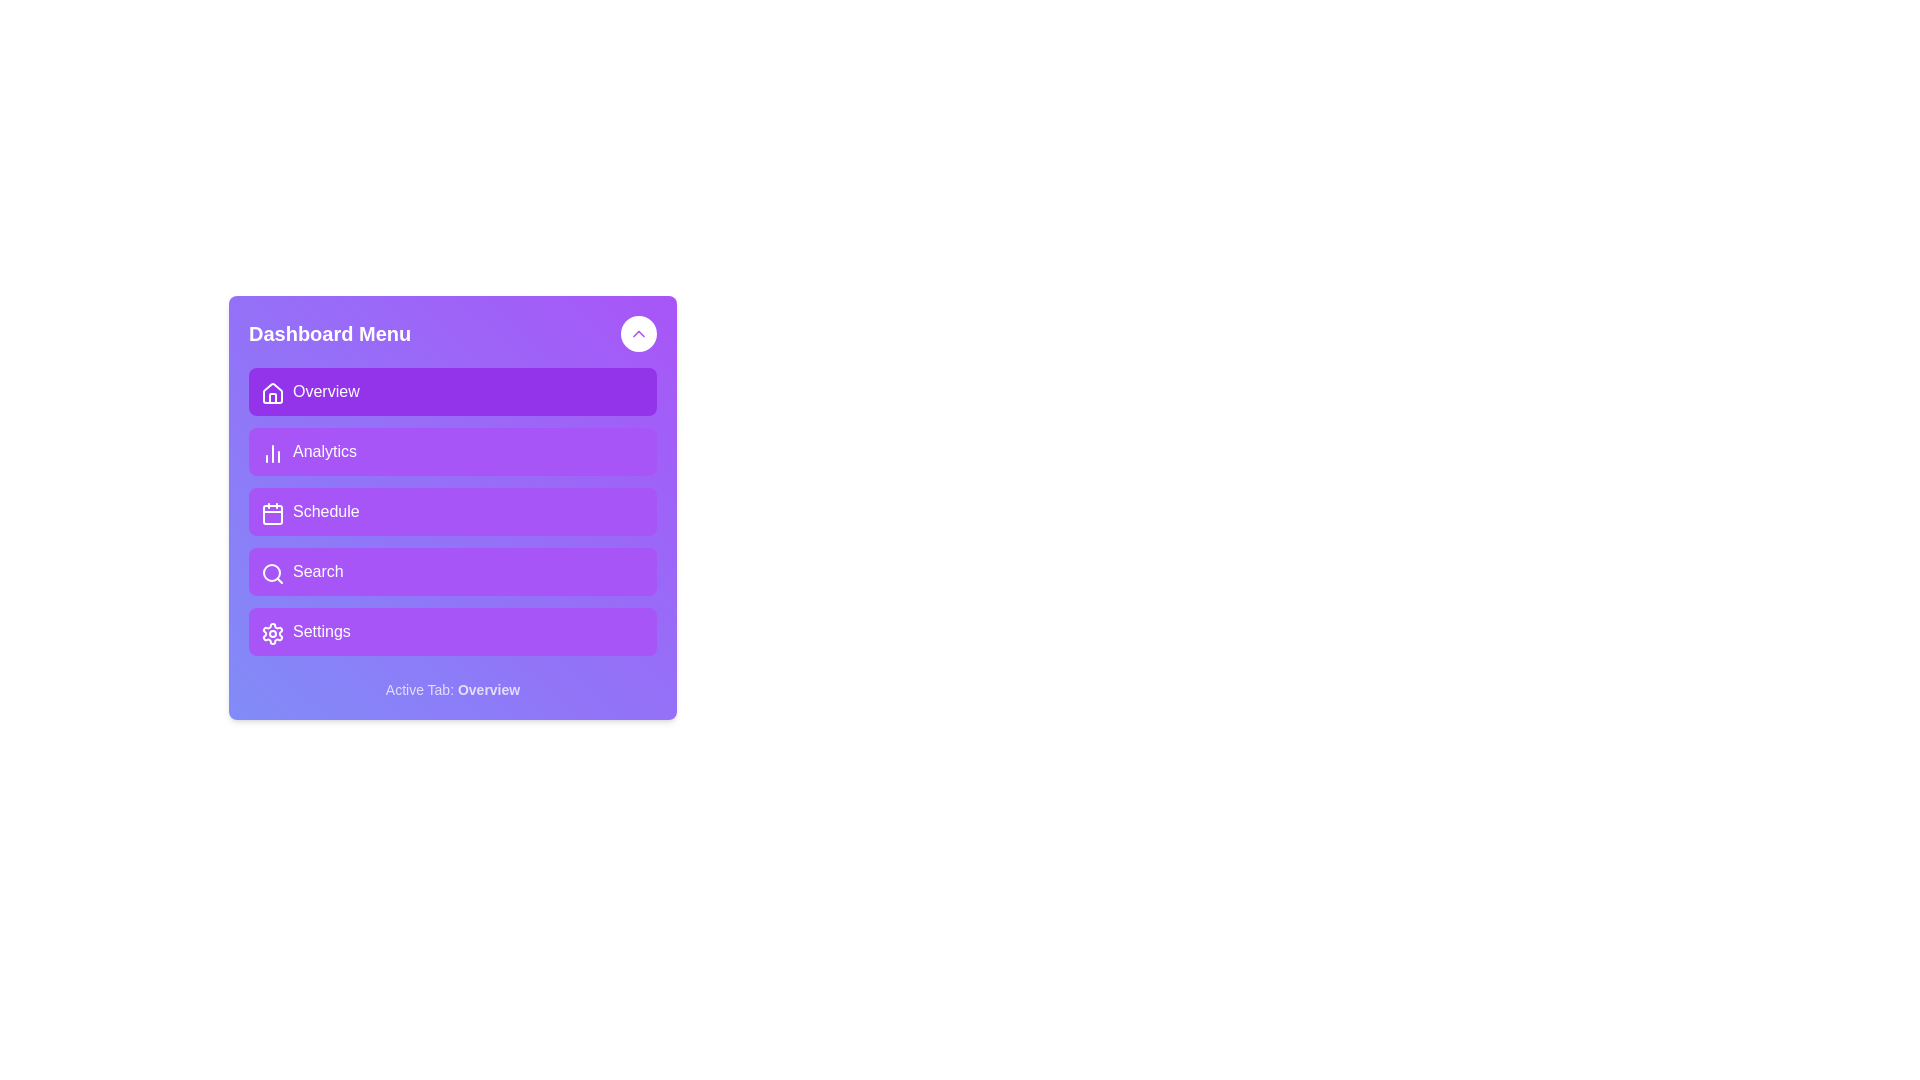 This screenshot has height=1080, width=1920. What do you see at coordinates (269, 511) in the screenshot?
I see `the small square icon with a purple background that contains a calendar graphic, located on the left side of the 'Schedule' menu item` at bounding box center [269, 511].